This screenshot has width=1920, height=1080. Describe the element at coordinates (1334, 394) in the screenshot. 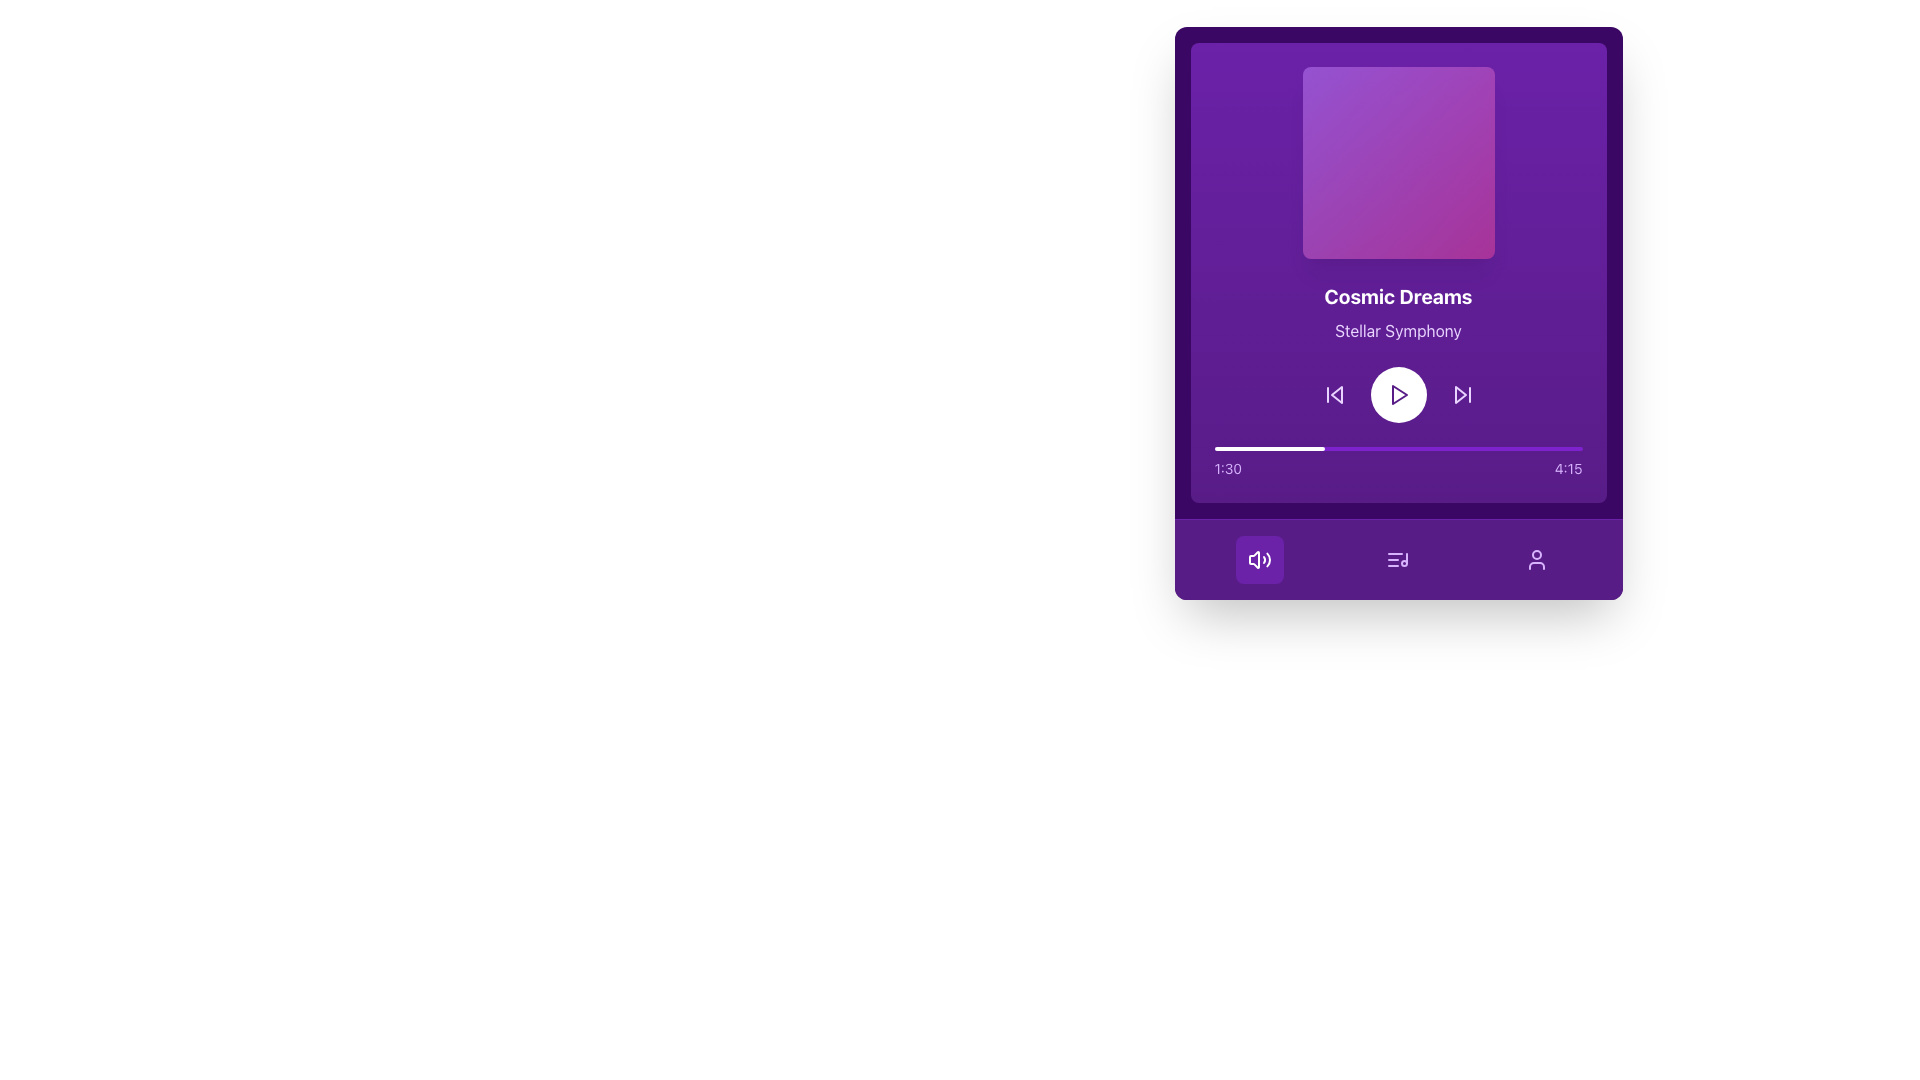

I see `the skip back button, which is the leftmost control icon in the music player interface located at the bottom section` at that location.